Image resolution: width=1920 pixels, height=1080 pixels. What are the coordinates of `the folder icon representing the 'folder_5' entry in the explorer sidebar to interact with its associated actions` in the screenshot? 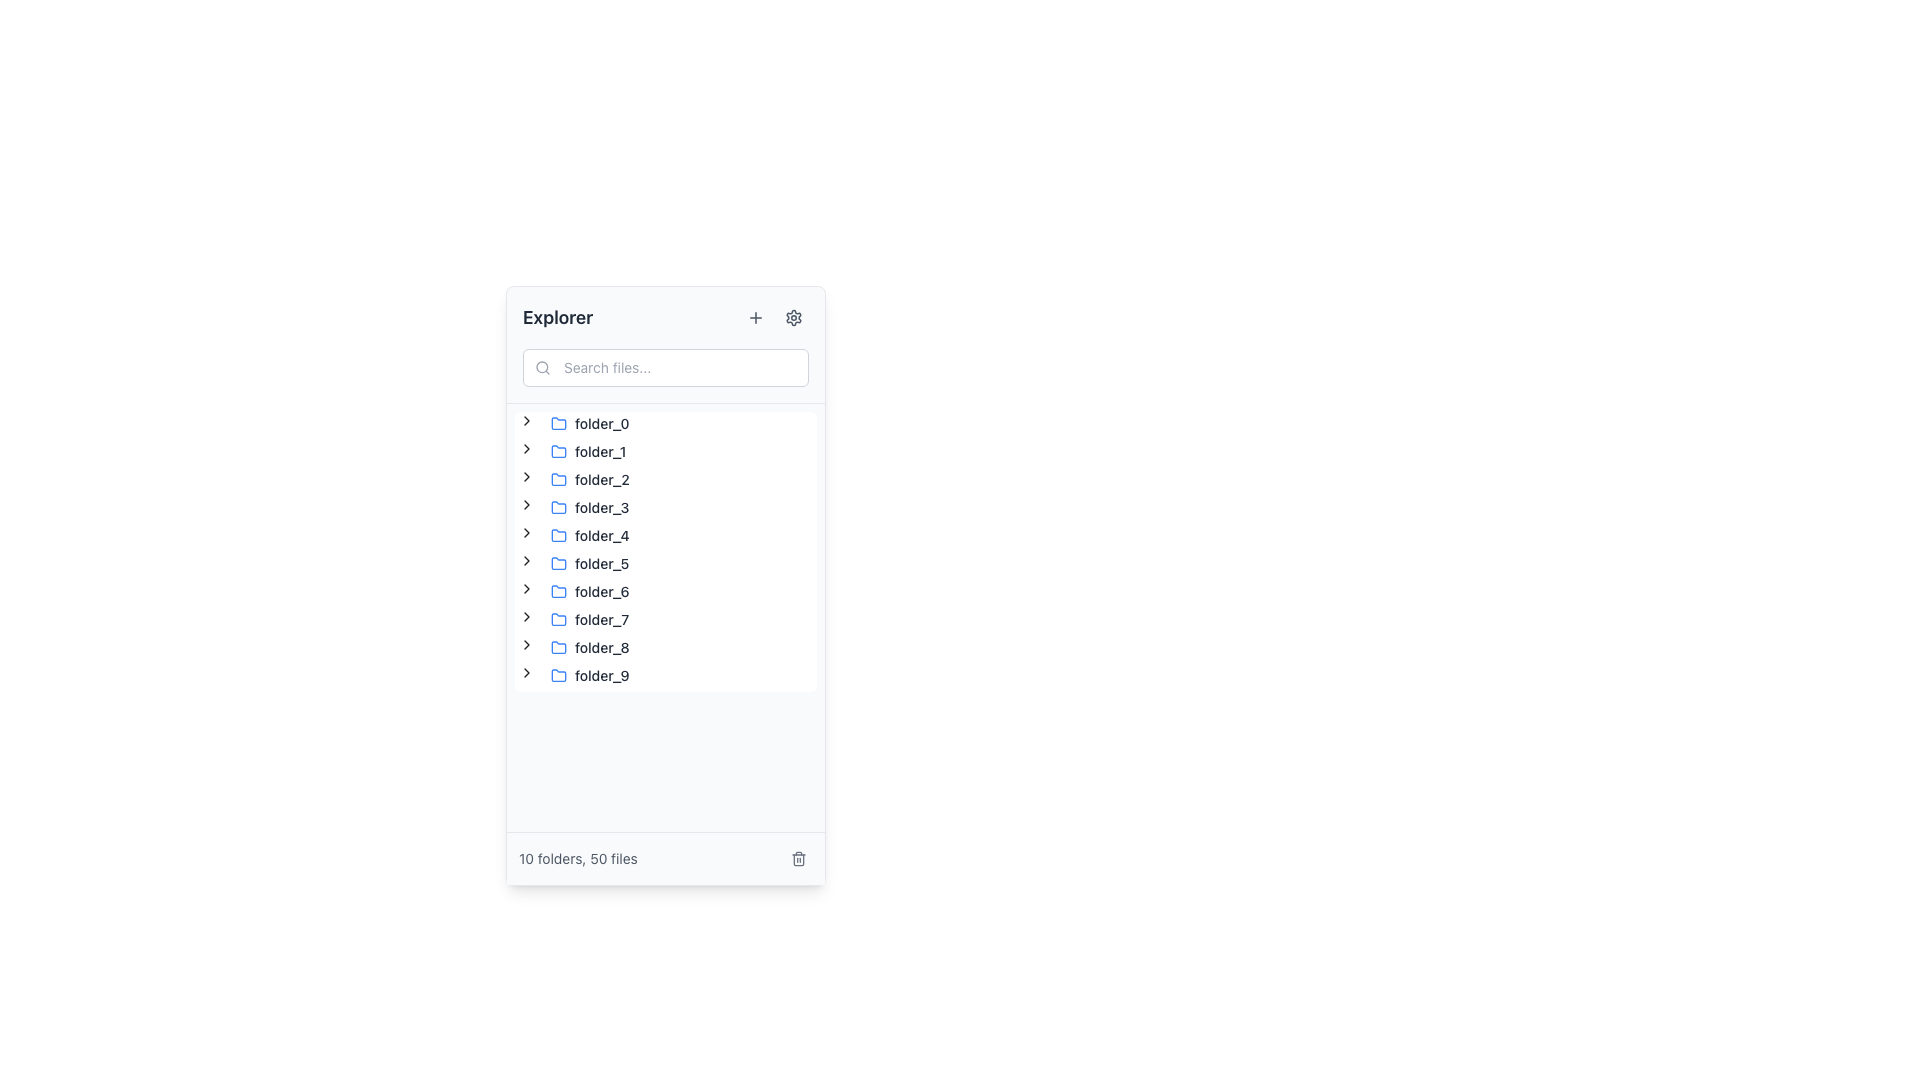 It's located at (558, 563).